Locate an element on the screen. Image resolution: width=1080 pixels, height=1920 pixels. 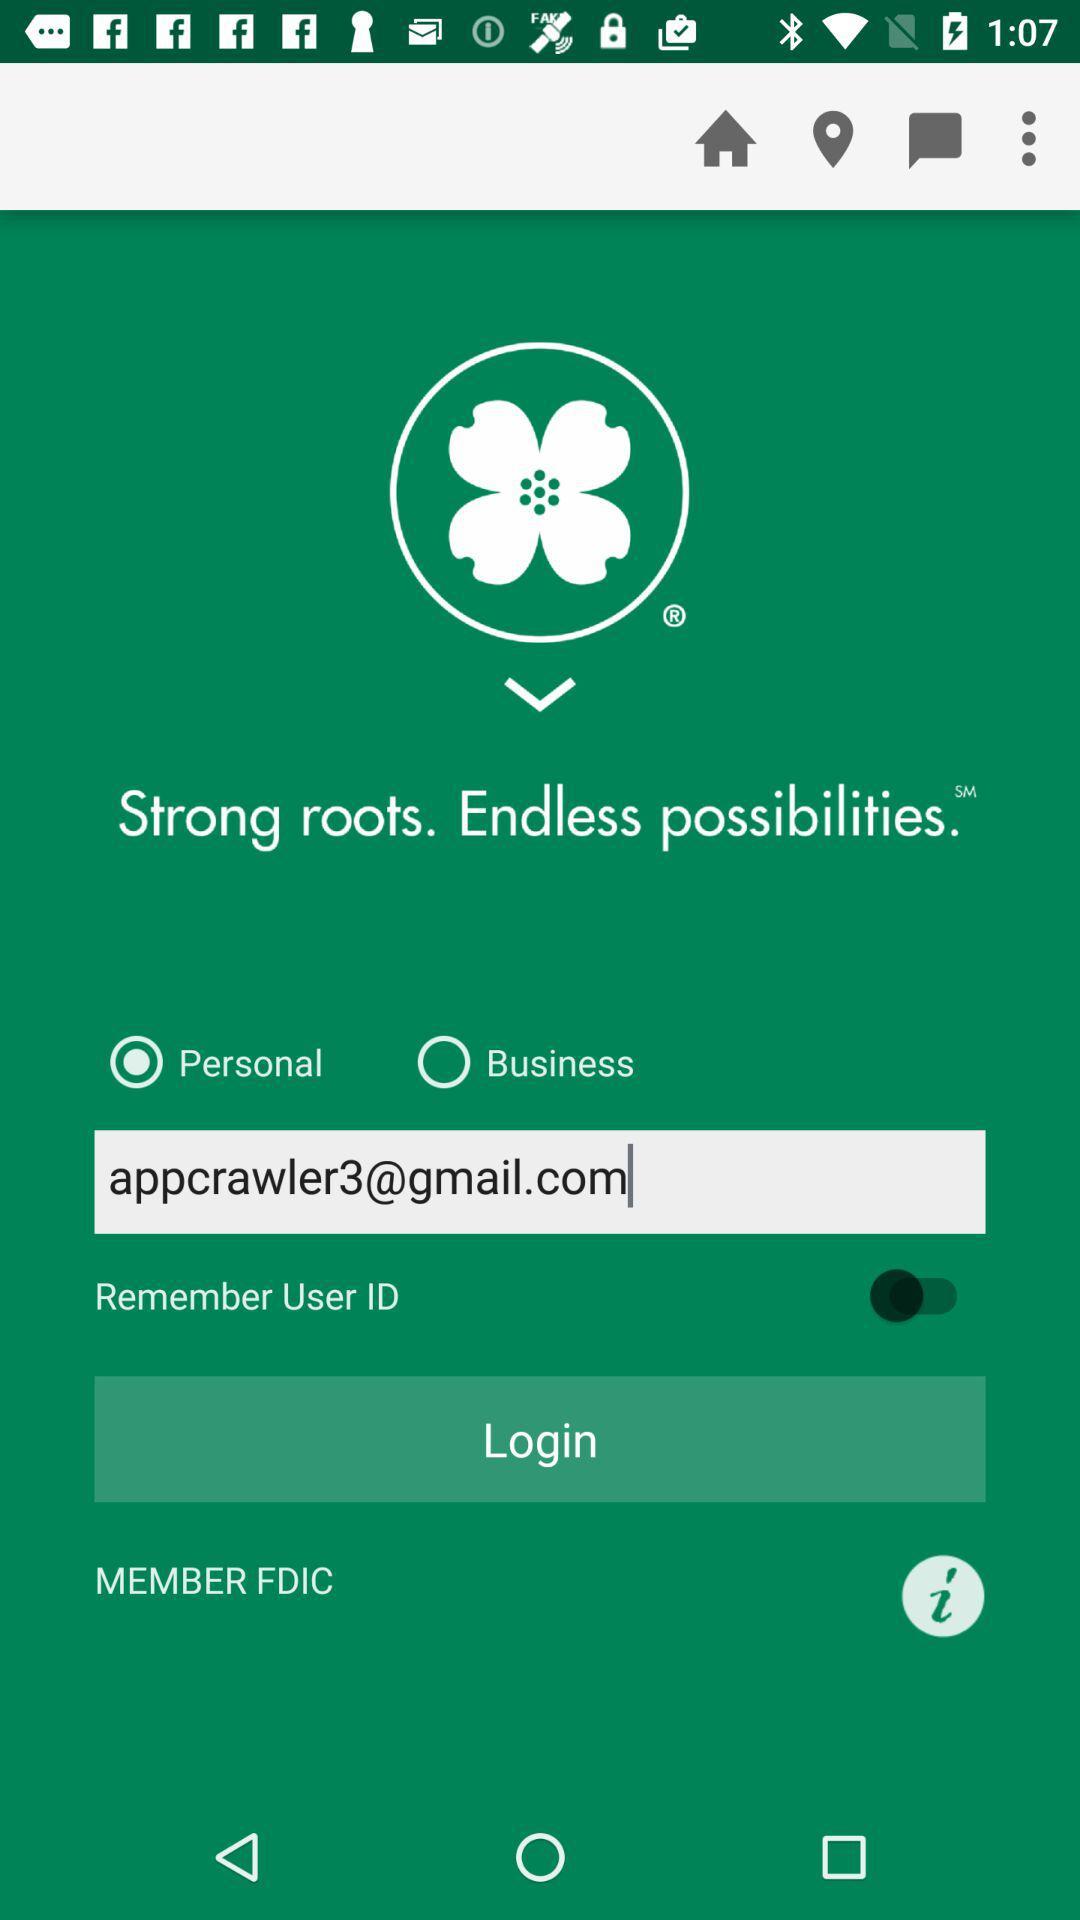
item above the appcrawler3@gmail.com item is located at coordinates (208, 1060).